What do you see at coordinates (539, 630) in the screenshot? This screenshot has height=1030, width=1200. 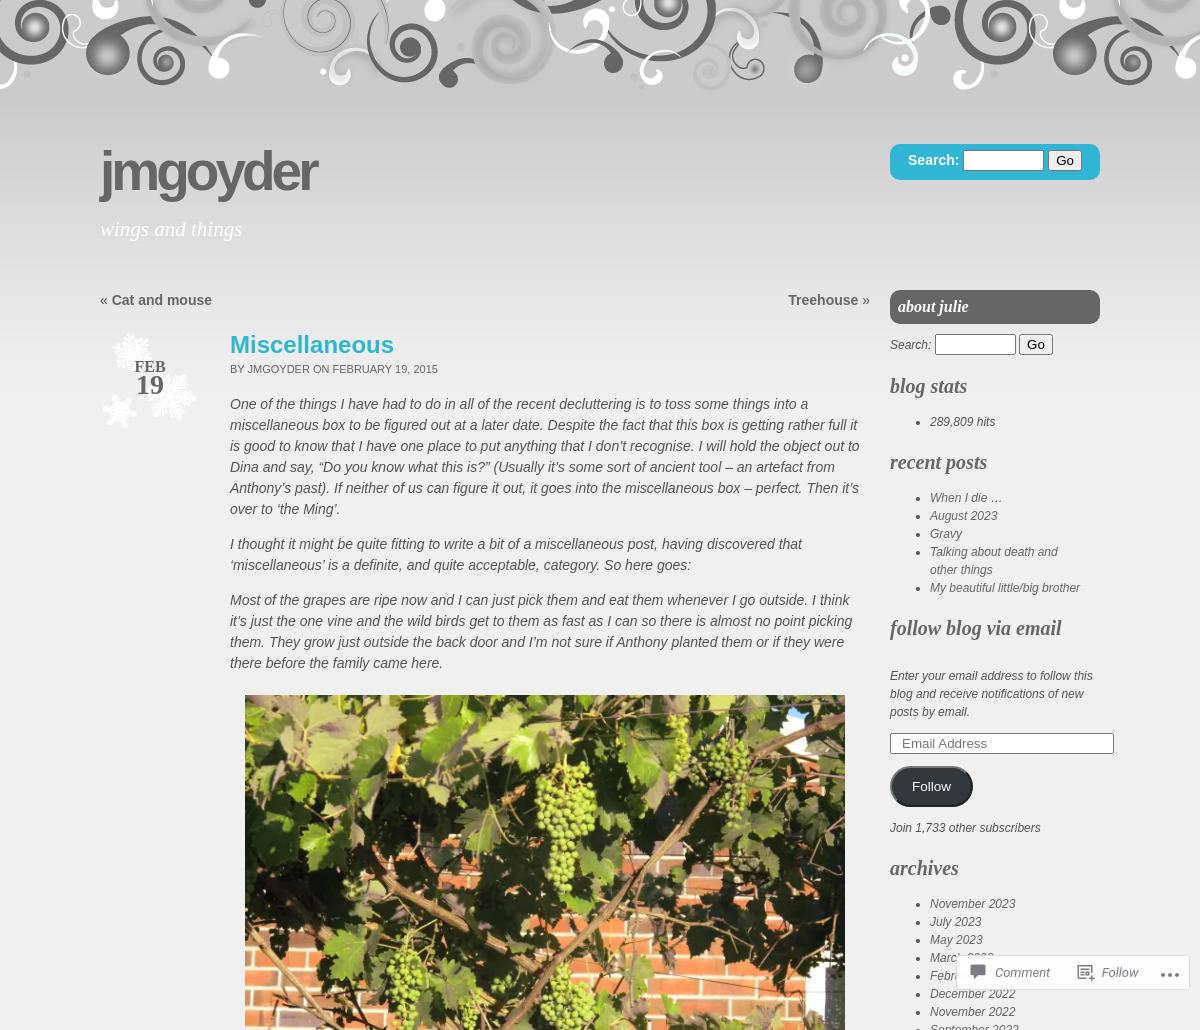 I see `'Most of the grapes are ripe now and I can just pick them and eat them whenever I go outside. I think it’s just the one vine and the wild birds get to them as fast as I can so there is almost no point picking them. They grow just outside the back door and I’m not sure if Anthony planted them or if they were there before the family came here.'` at bounding box center [539, 630].